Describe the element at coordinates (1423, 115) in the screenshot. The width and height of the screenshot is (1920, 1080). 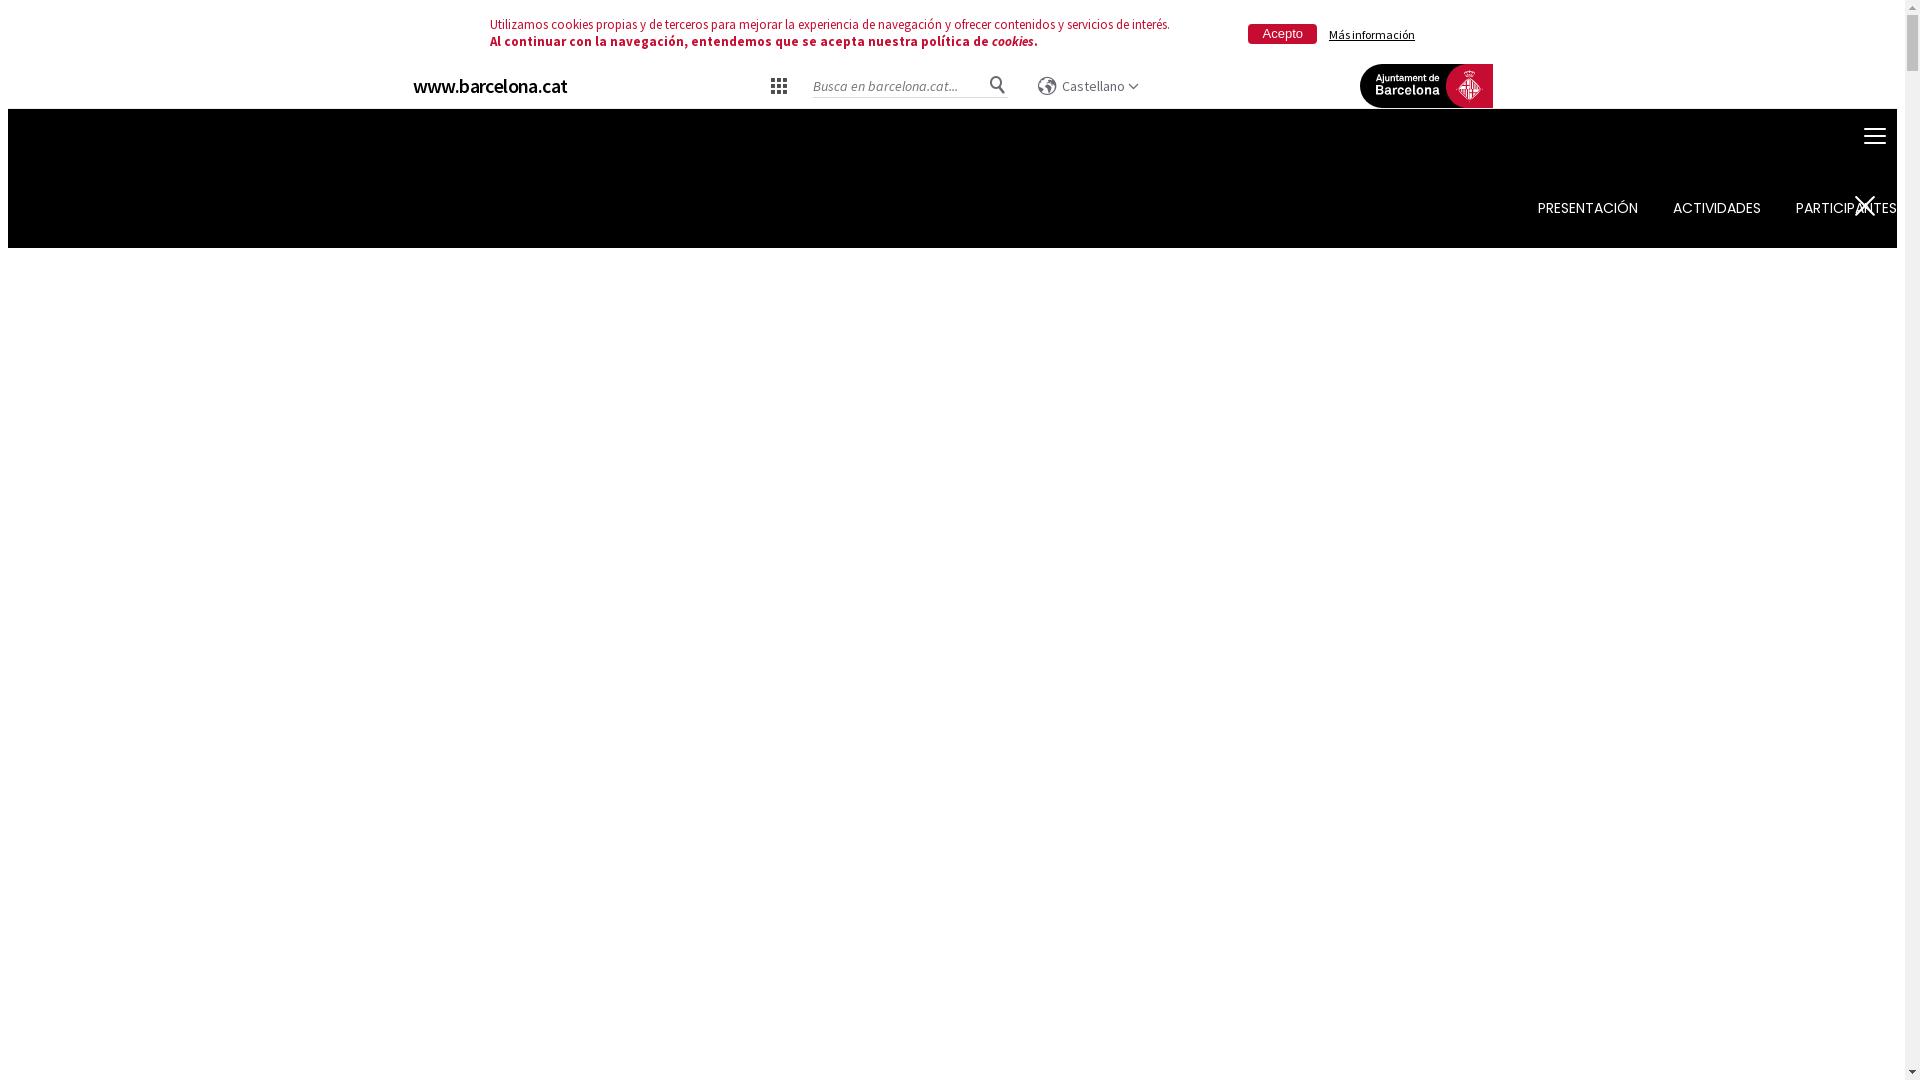
I see `'Abrir en una ventana nueva'` at that location.